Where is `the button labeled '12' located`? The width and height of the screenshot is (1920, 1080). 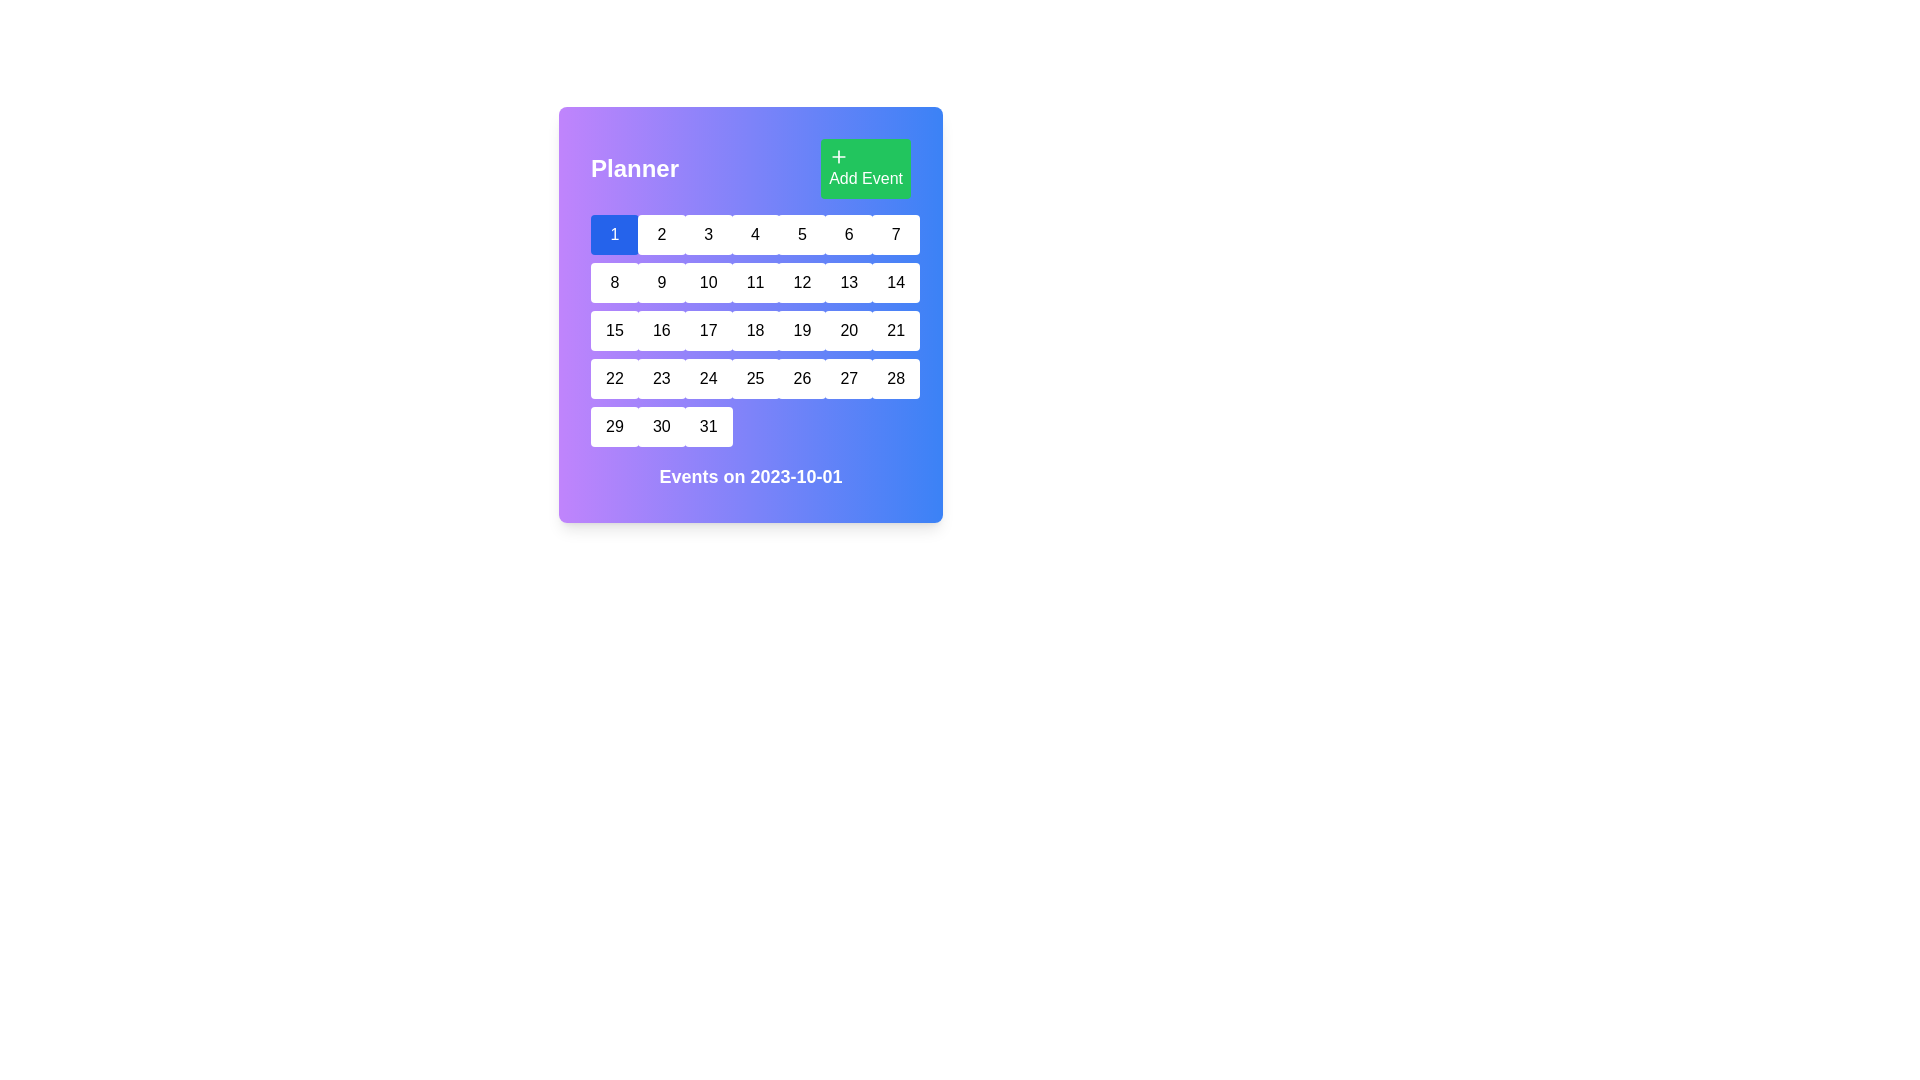 the button labeled '12' located is located at coordinates (802, 282).